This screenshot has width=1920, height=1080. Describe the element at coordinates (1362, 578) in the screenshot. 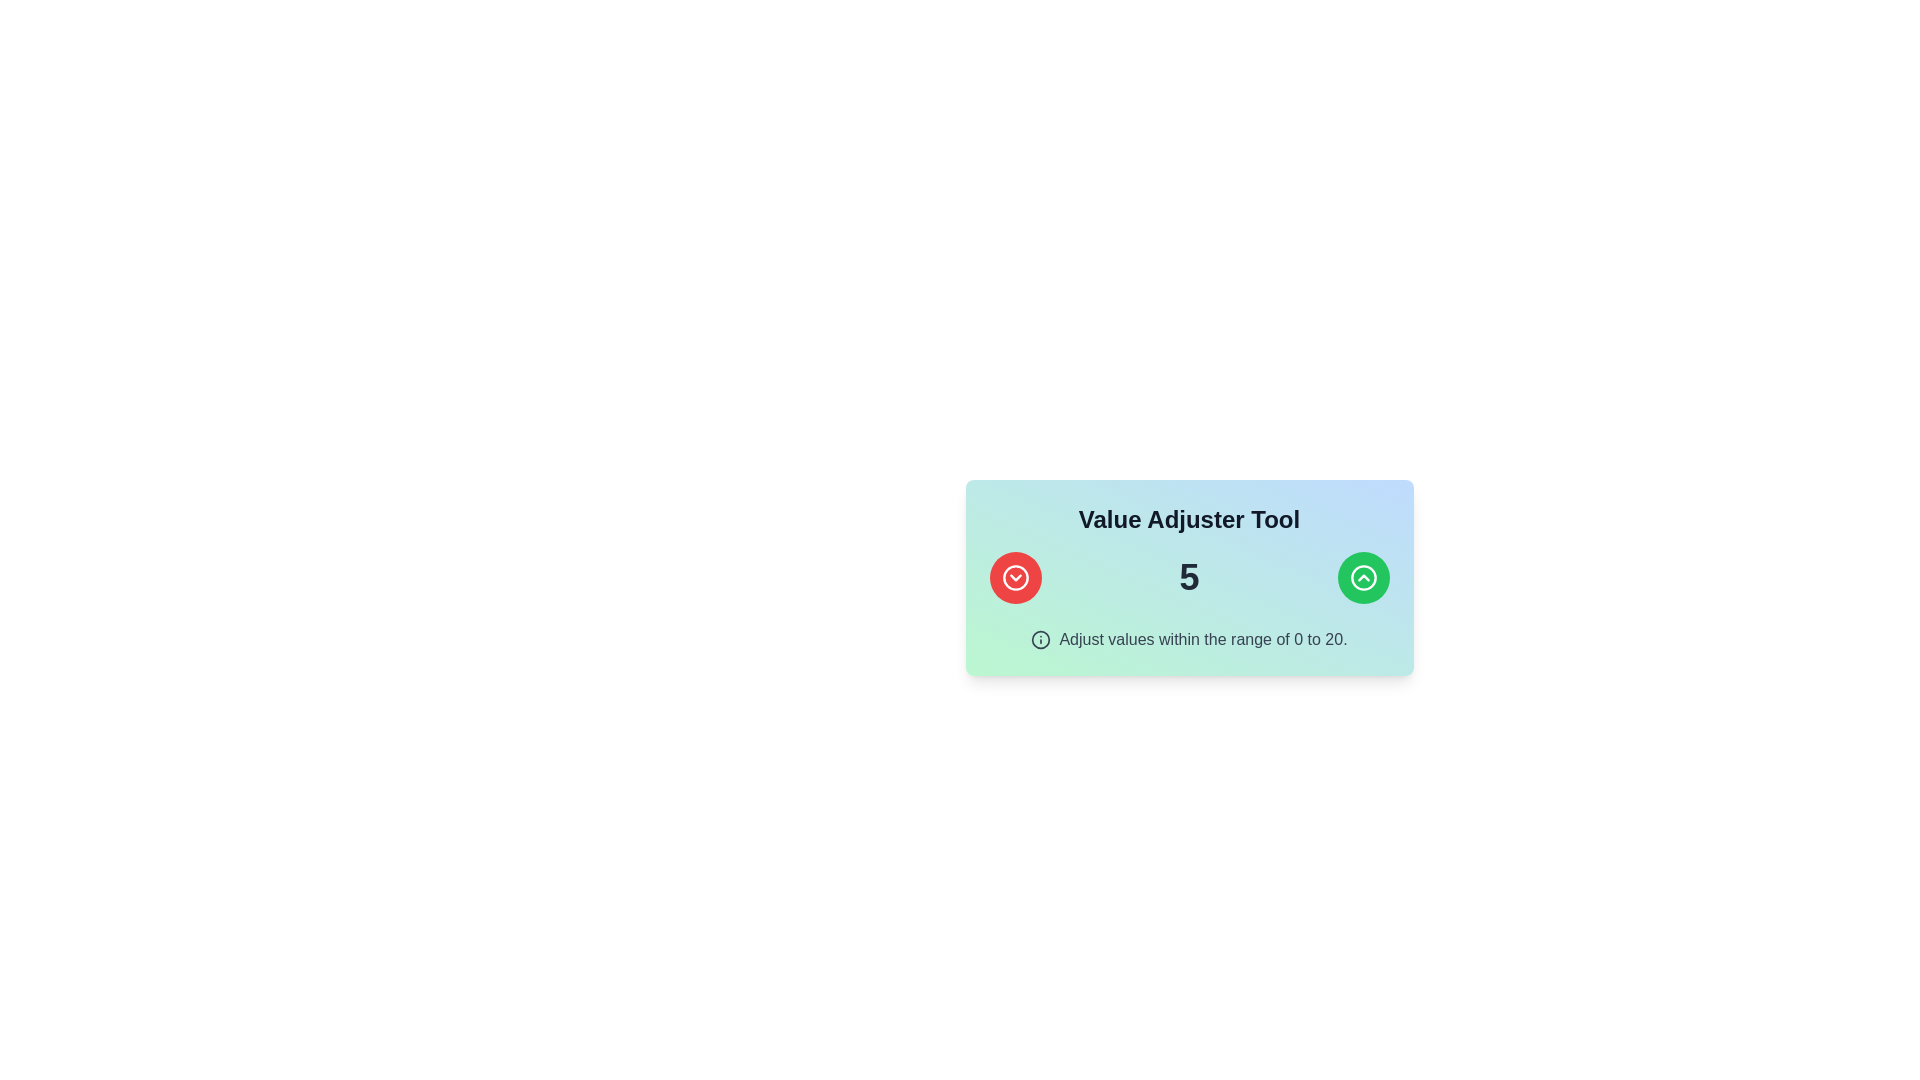

I see `the SVG Circle that has a white outline and green fill, located within the 'Value Adjuster Tool' card at the bottom right` at that location.